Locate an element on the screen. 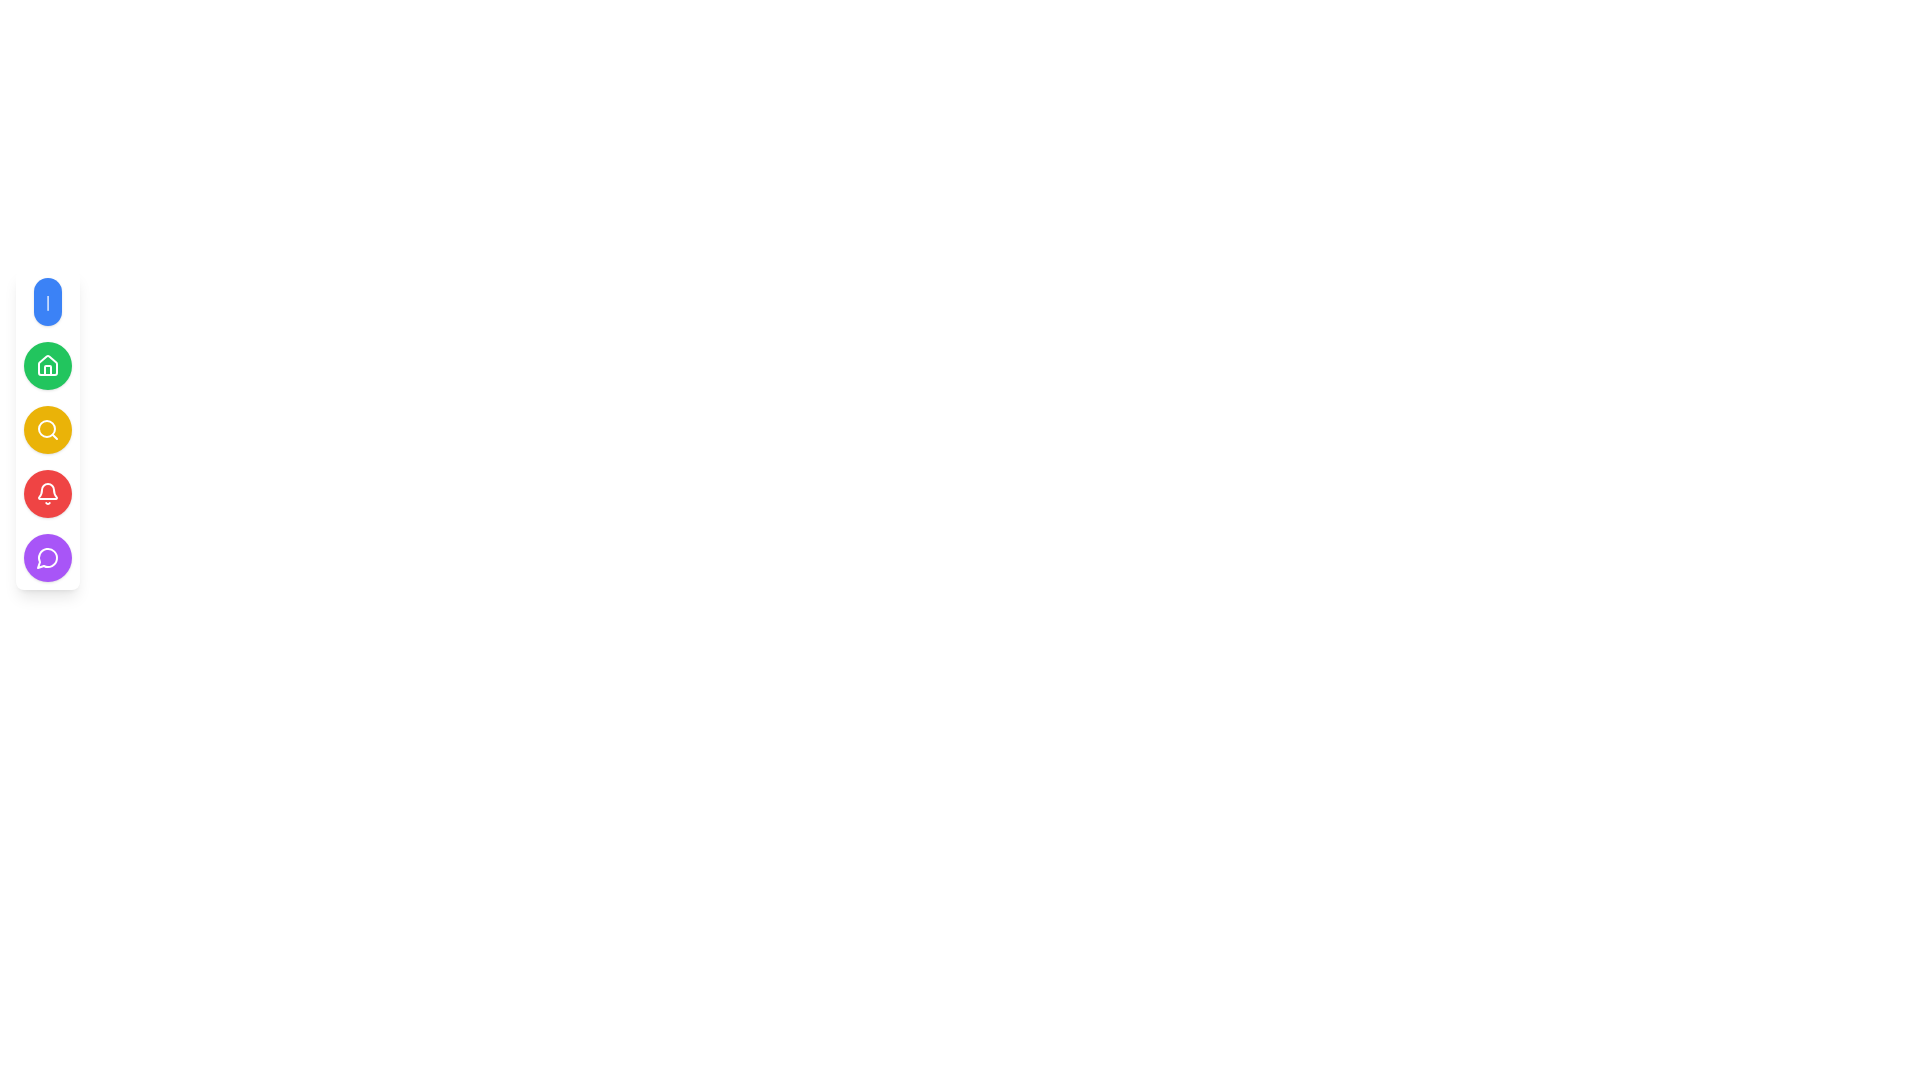 This screenshot has height=1080, width=1920. the circular yellow icon located in the vertical toolbar, which is the third icon from the top is located at coordinates (47, 427).